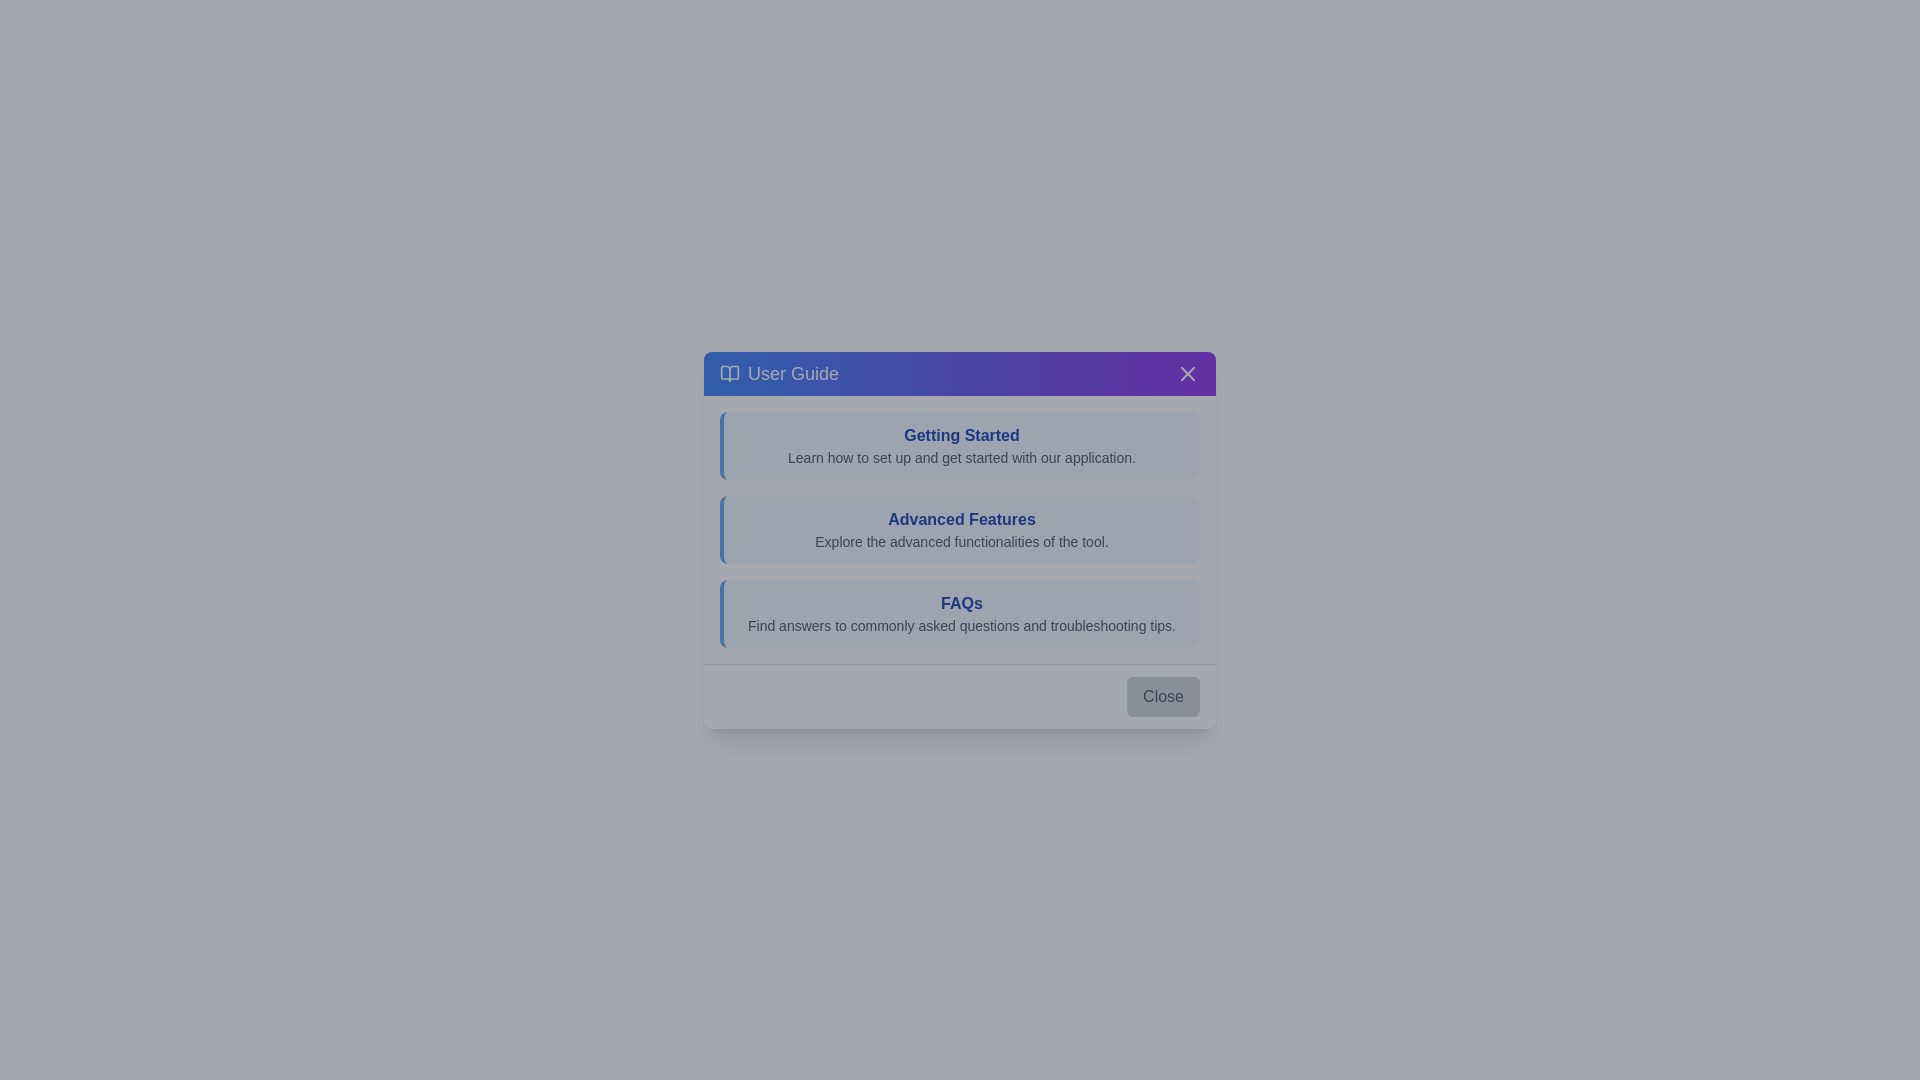 This screenshot has width=1920, height=1080. I want to click on text content of the middle informational panel, which has a bold blue heading and lighter gray description, positioned between the 'Getting Started' and 'FAQs' panels, so click(960, 528).